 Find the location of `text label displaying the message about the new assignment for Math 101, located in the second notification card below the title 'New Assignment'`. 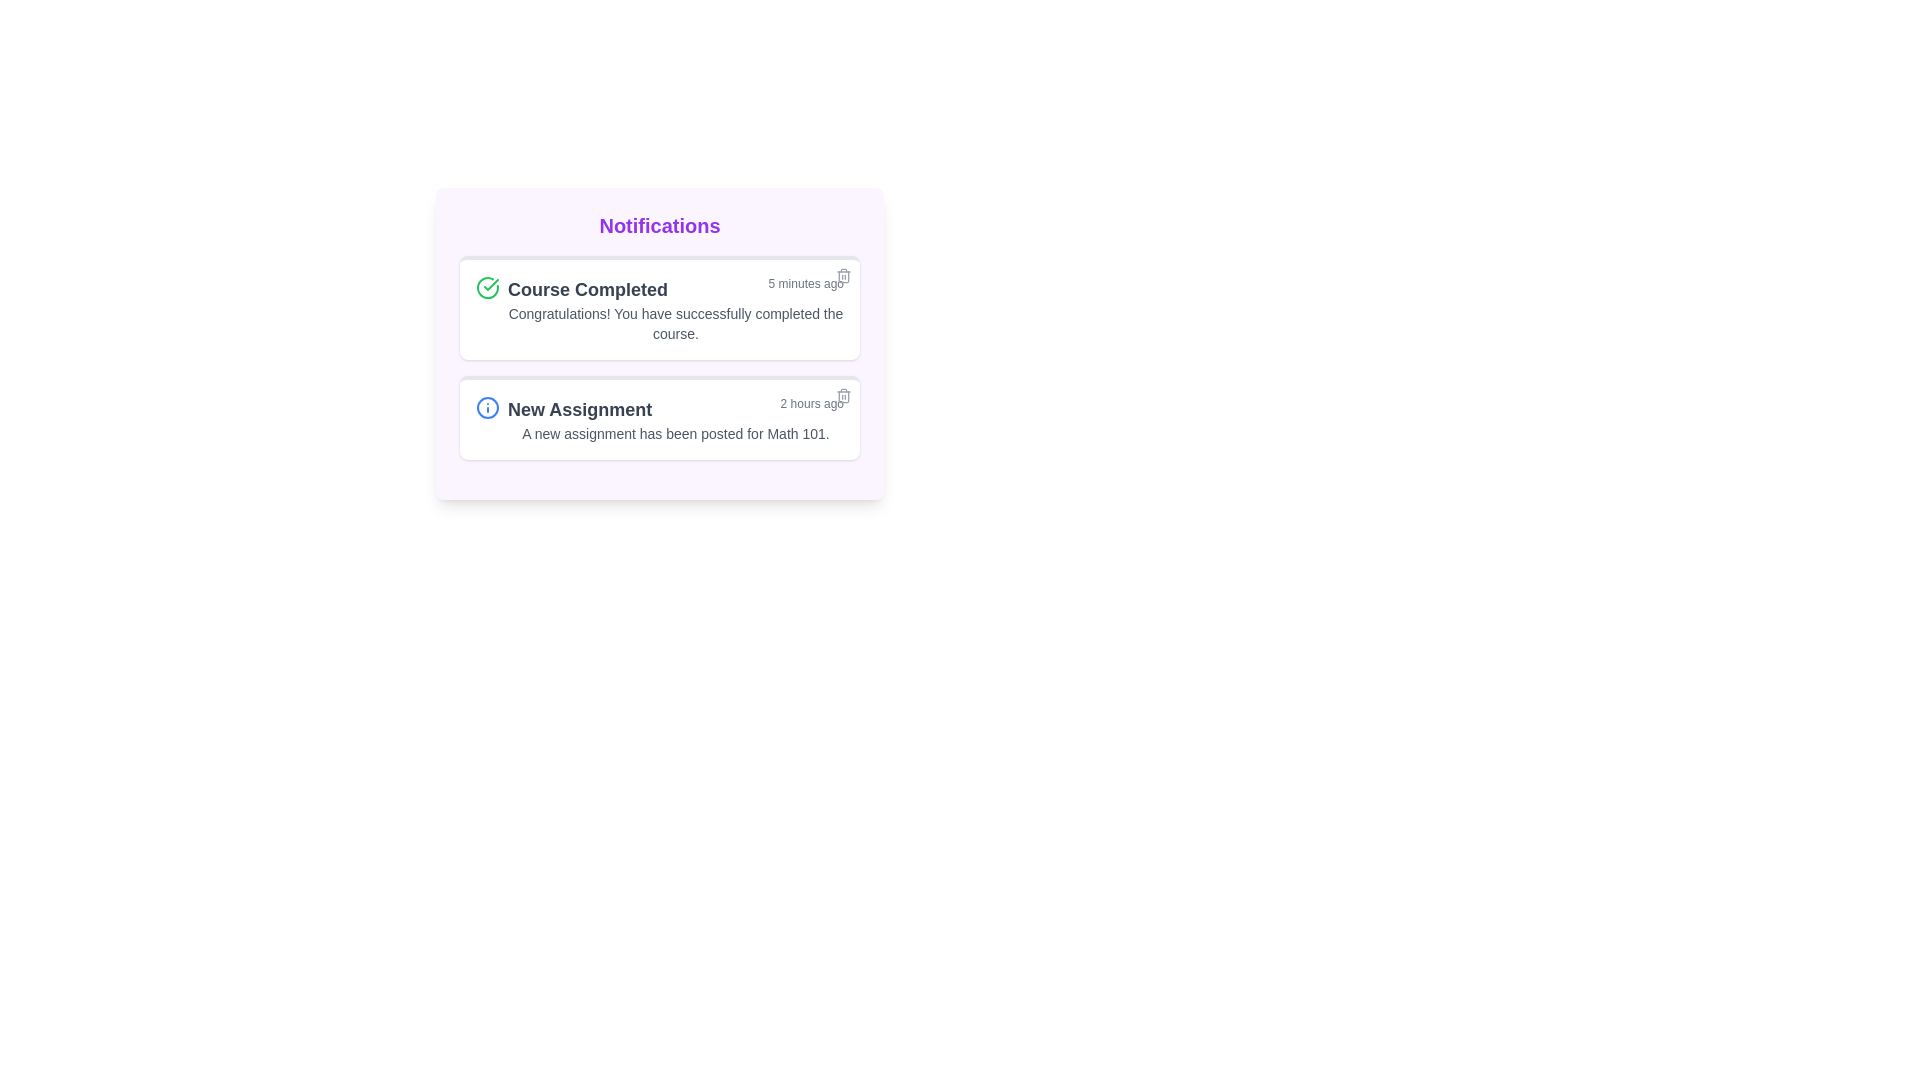

text label displaying the message about the new assignment for Math 101, located in the second notification card below the title 'New Assignment' is located at coordinates (676, 433).